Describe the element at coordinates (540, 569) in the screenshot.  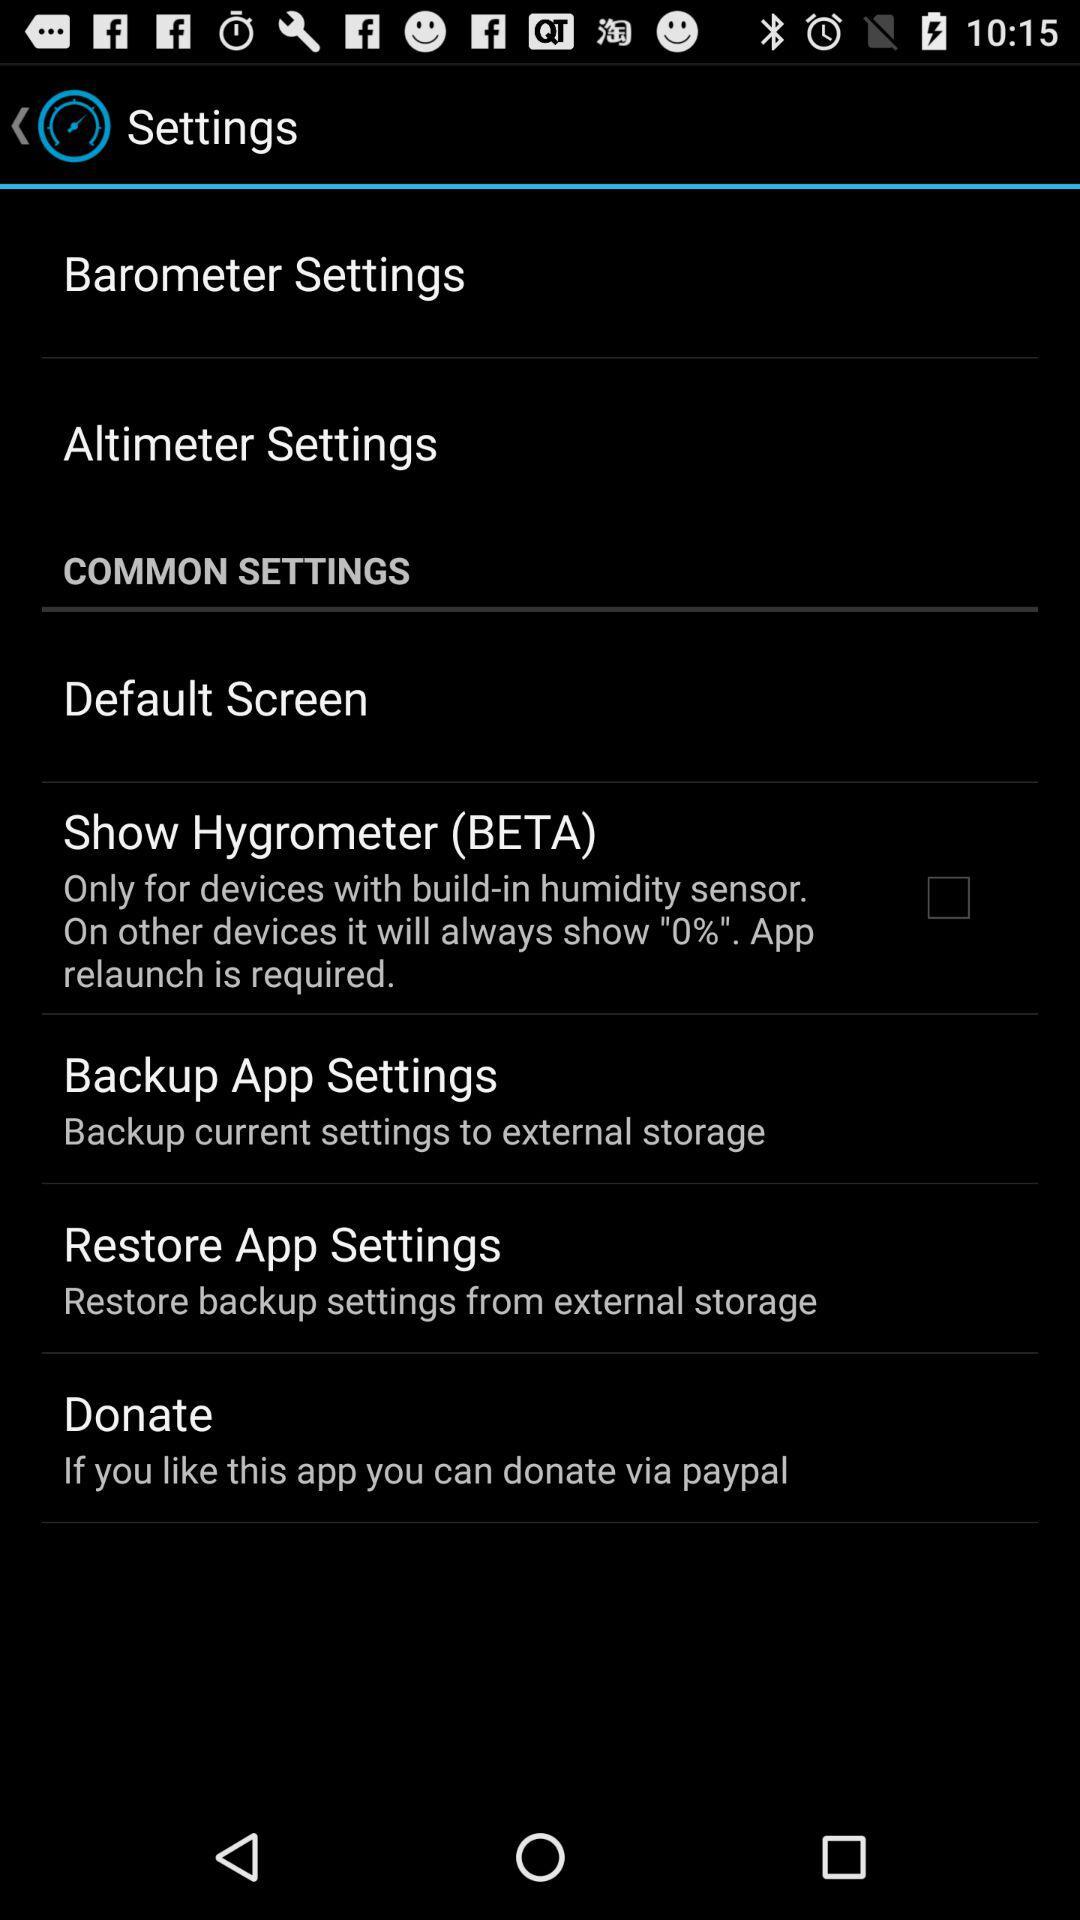
I see `icon at the top` at that location.